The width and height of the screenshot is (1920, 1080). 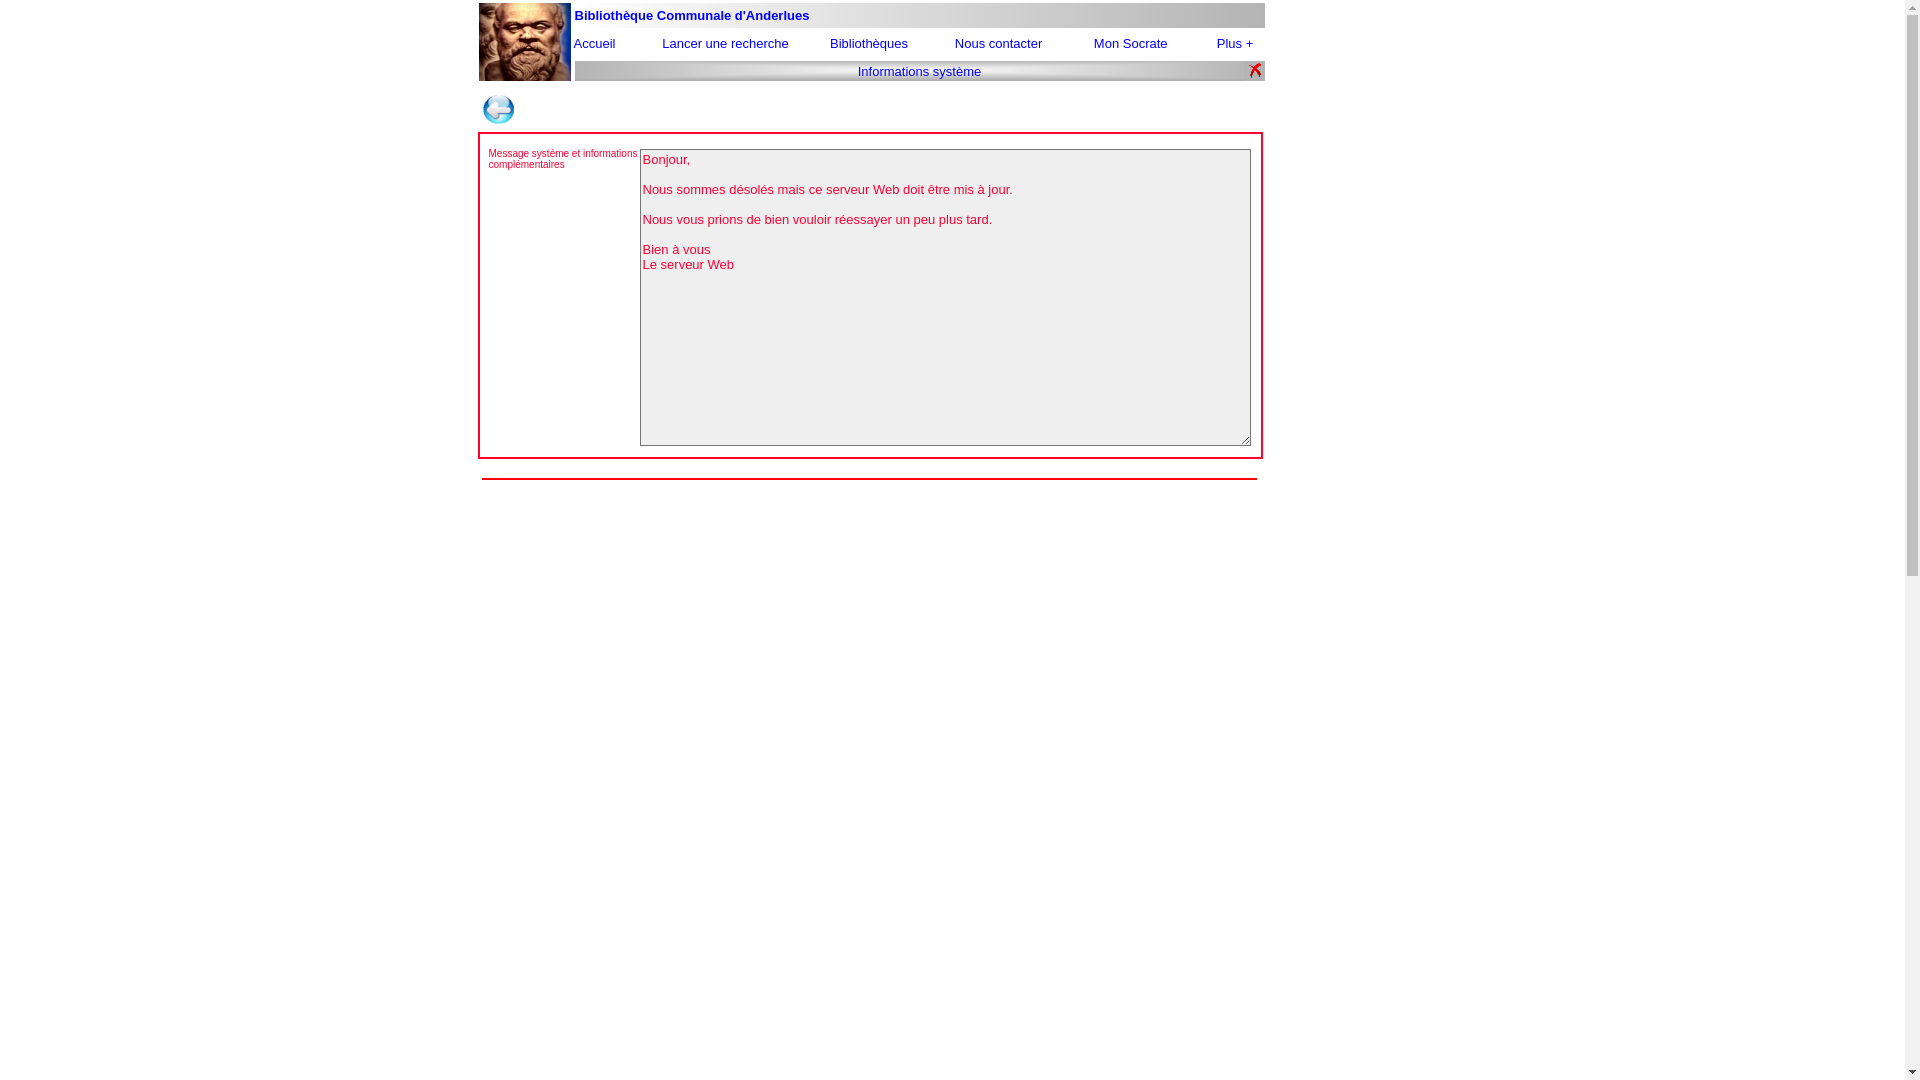 What do you see at coordinates (1093, 43) in the screenshot?
I see `'Mon Socrate '` at bounding box center [1093, 43].